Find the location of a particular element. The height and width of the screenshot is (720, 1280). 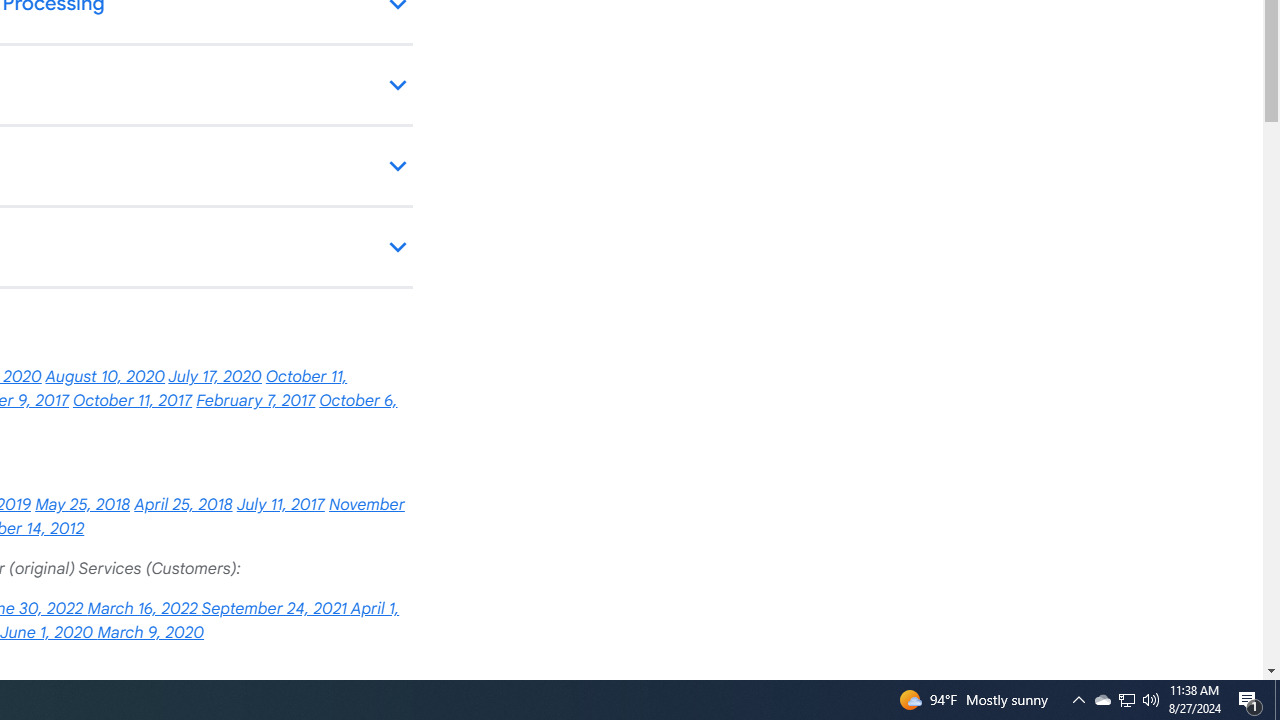

'August 10, 2020' is located at coordinates (104, 377).